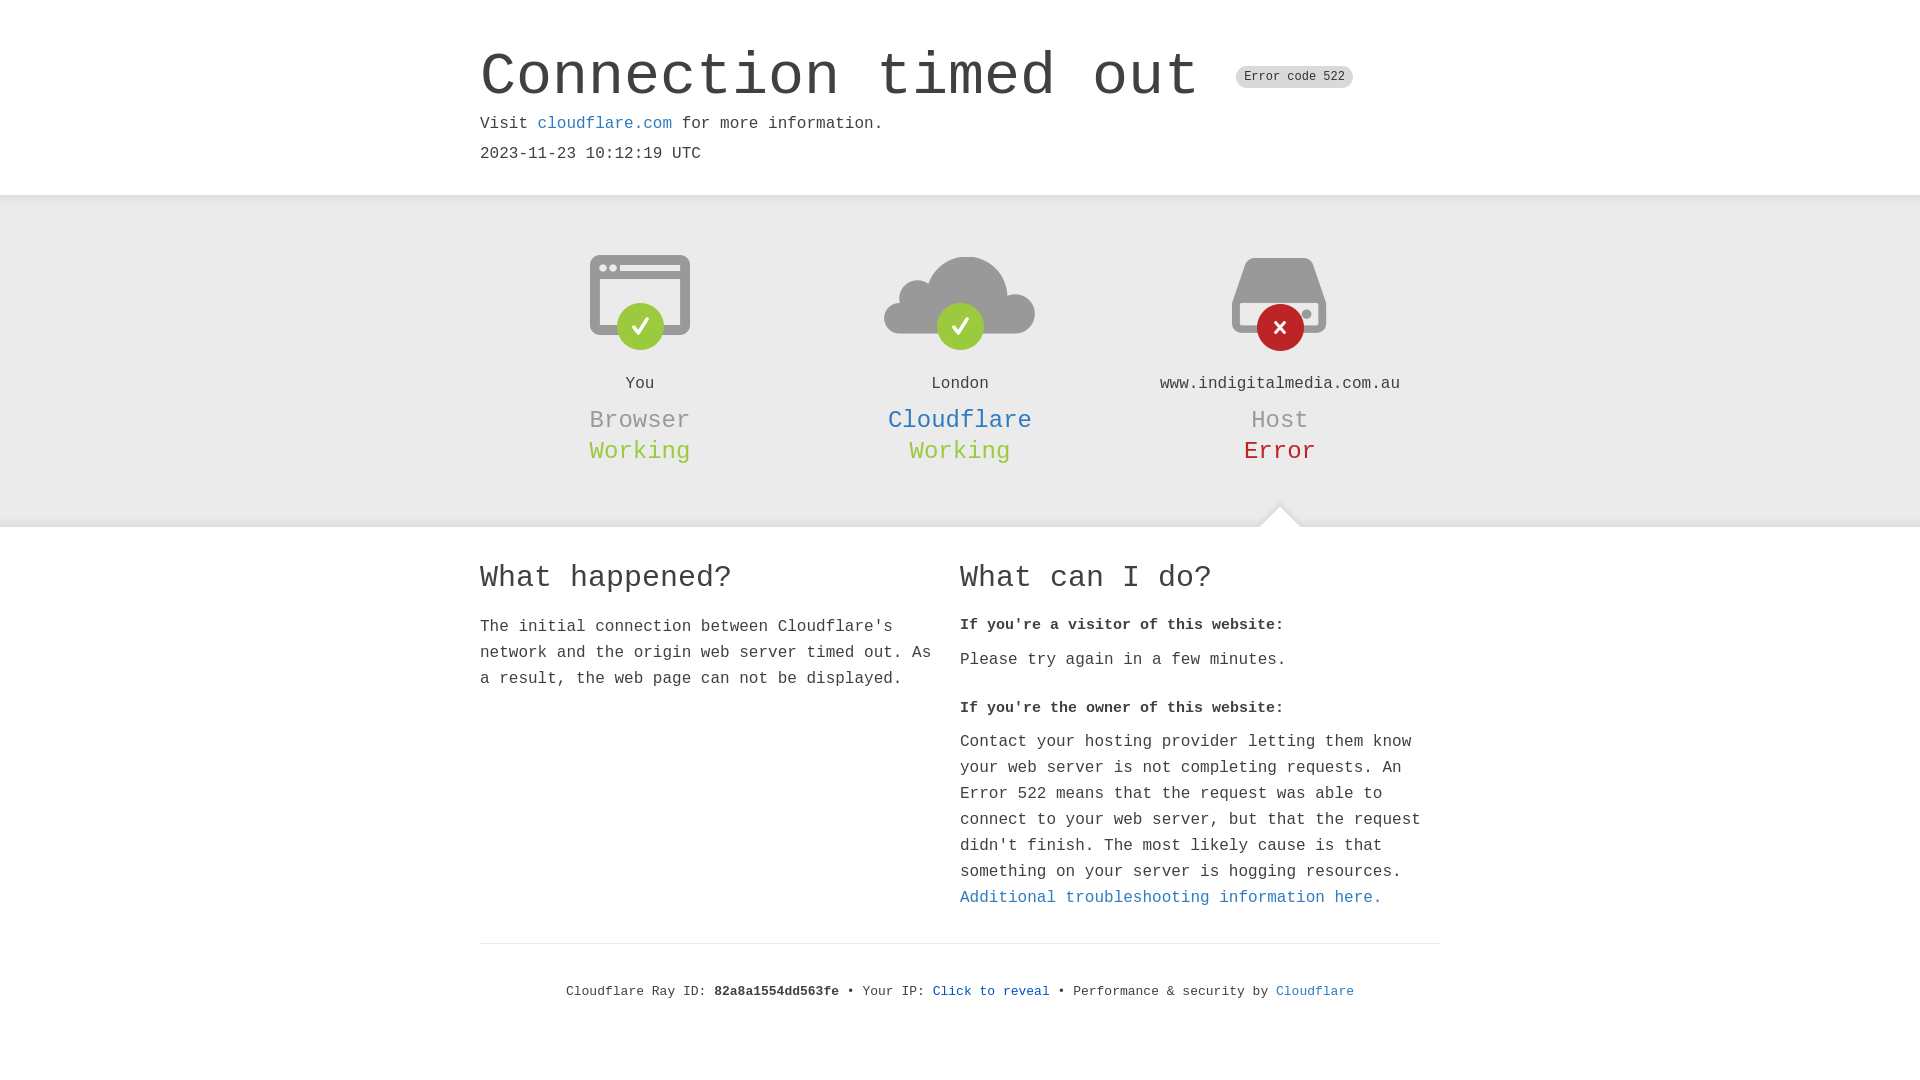 The width and height of the screenshot is (1920, 1080). I want to click on 'Click to reveal', so click(991, 991).